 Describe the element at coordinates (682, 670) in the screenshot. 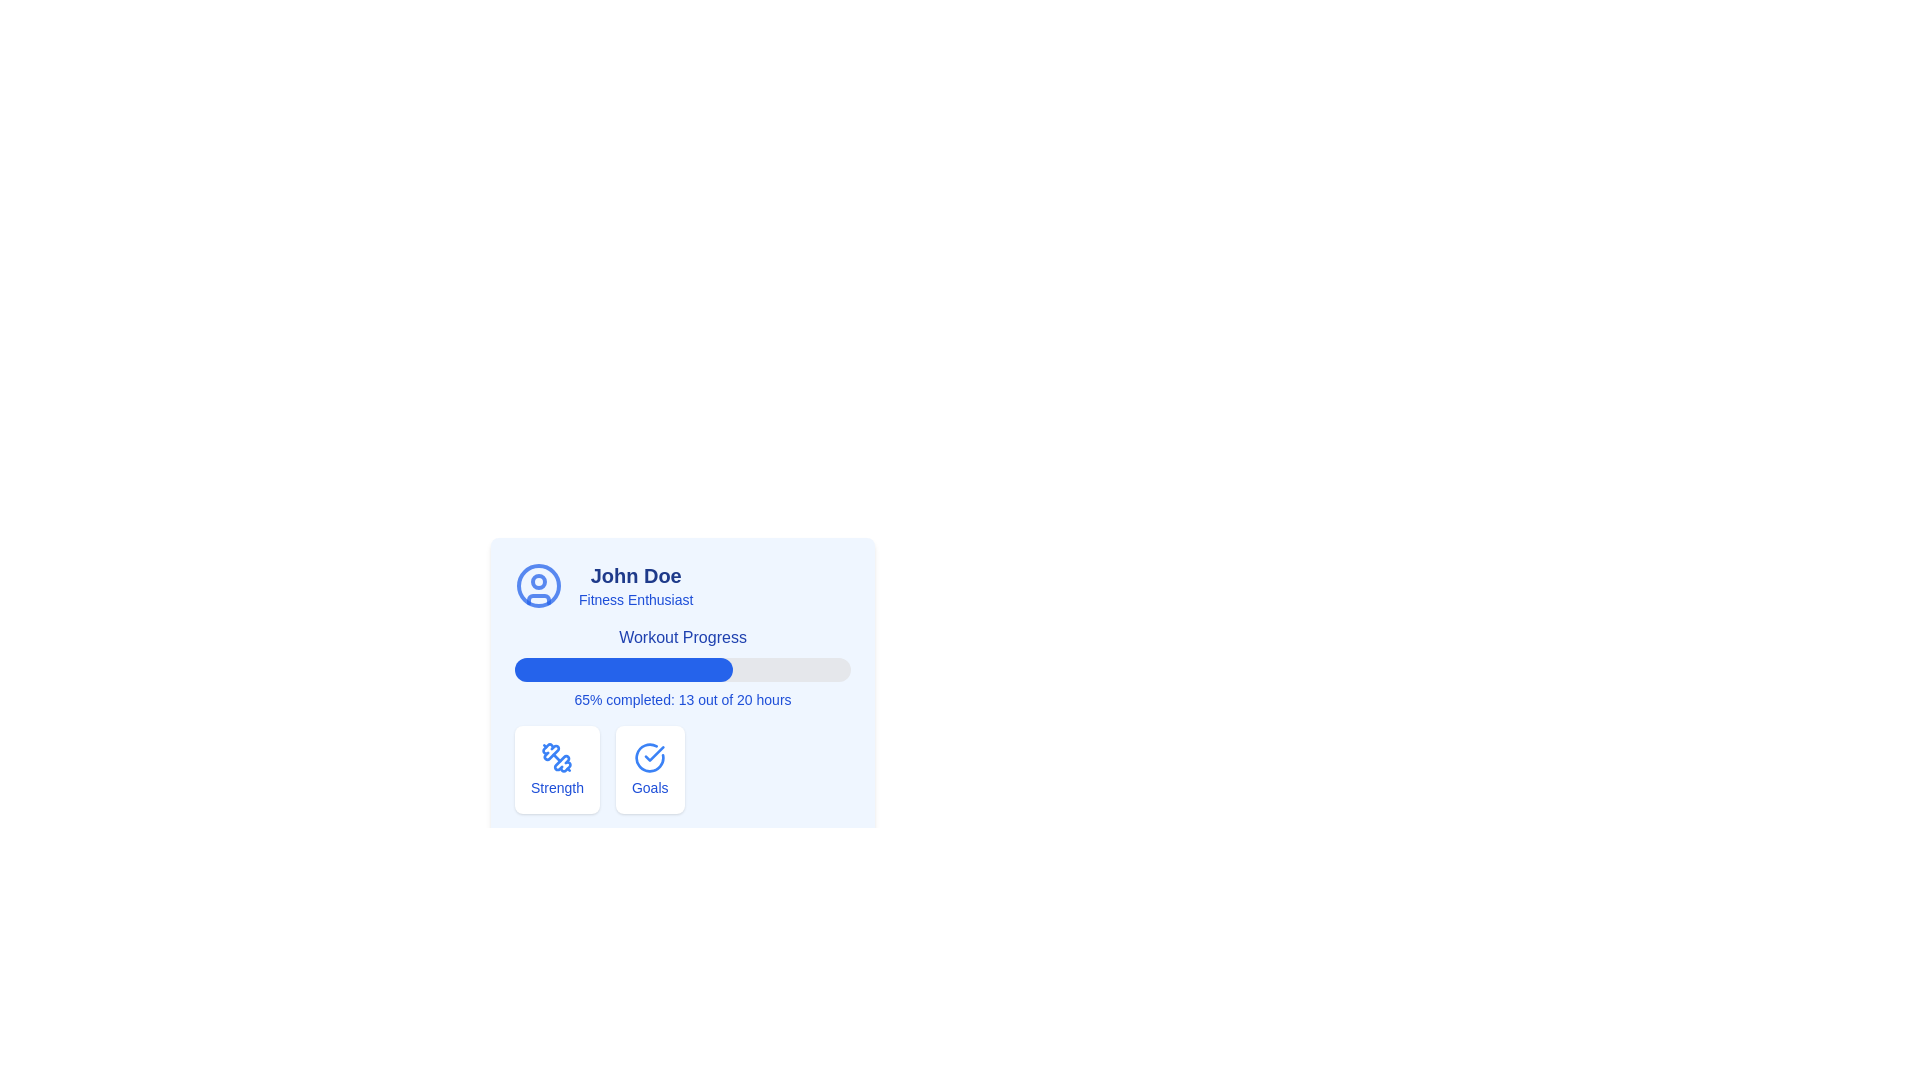

I see `the horizontal progress bar located below 'Workout Progress' and above '65% completed: 13 out of 20 hours', which has a light gray background and a solid blue progress indicator filling approximately 65%` at that location.